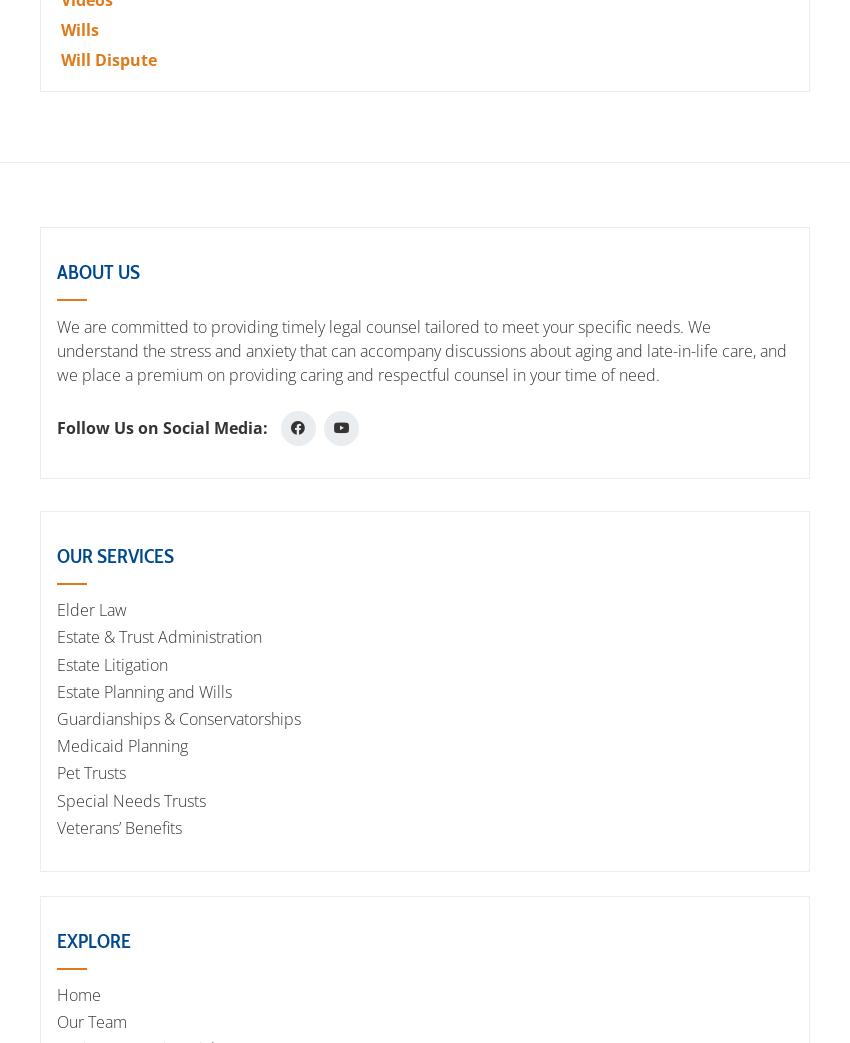  I want to click on 'Medicaid Planning', so click(57, 745).